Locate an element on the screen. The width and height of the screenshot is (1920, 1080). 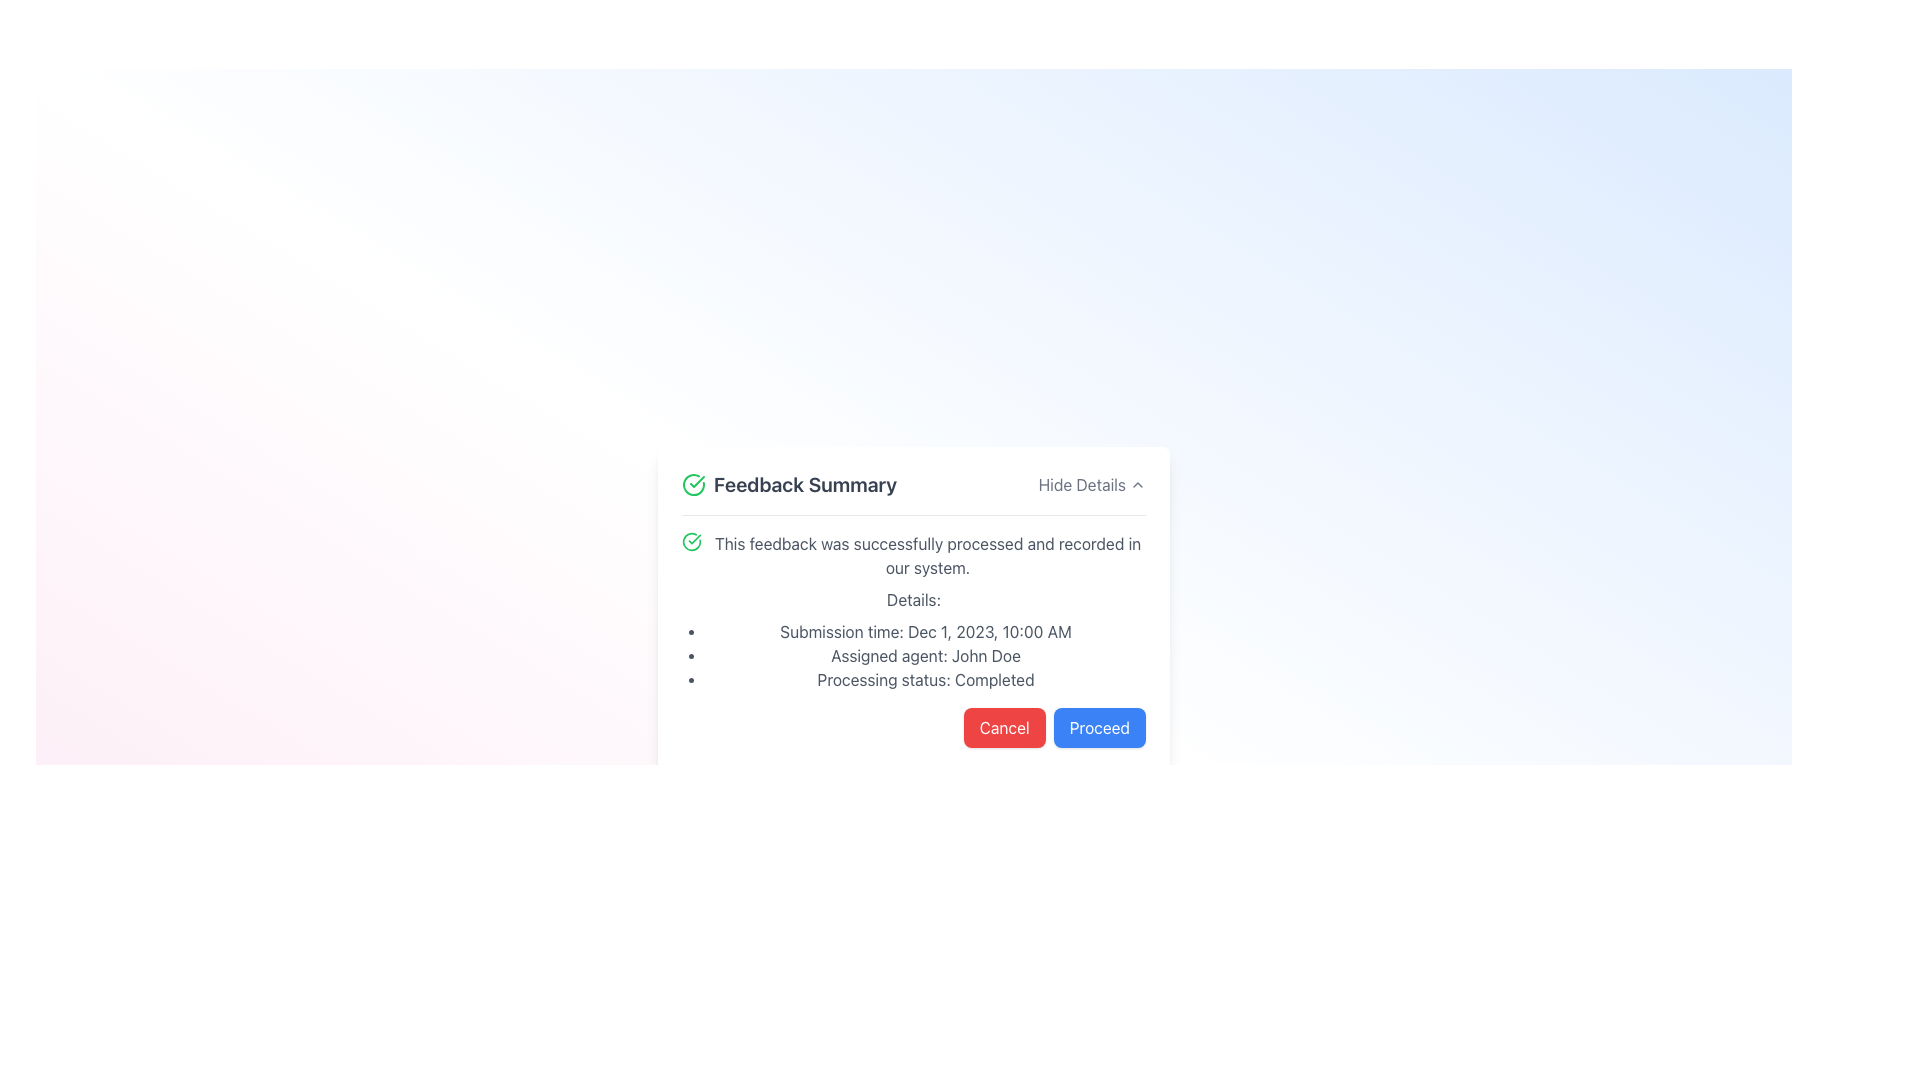
the text label that reads 'Details:' which is styled with a clean, sans-serif font and is located immediately below the feedback processing descriptive text is located at coordinates (912, 597).